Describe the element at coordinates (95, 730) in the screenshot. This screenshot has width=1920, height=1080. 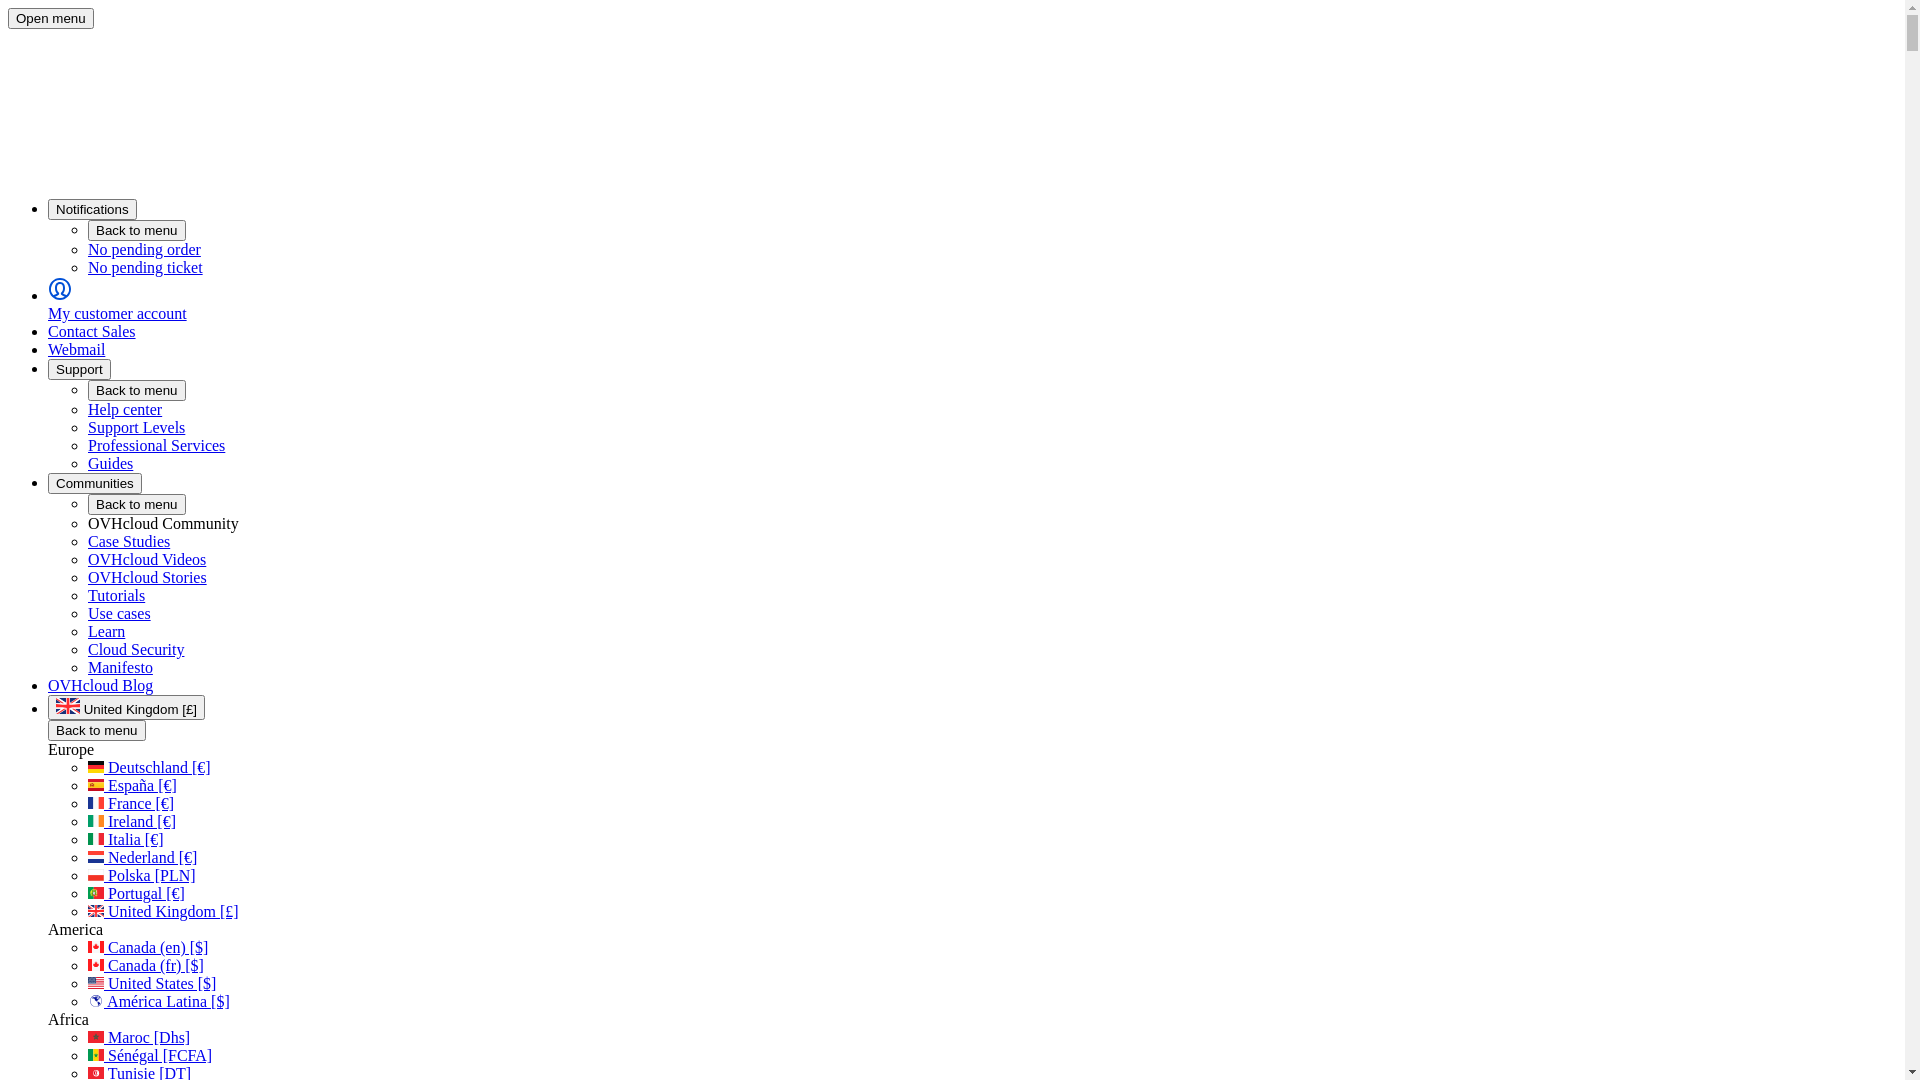
I see `'Back to menu'` at that location.